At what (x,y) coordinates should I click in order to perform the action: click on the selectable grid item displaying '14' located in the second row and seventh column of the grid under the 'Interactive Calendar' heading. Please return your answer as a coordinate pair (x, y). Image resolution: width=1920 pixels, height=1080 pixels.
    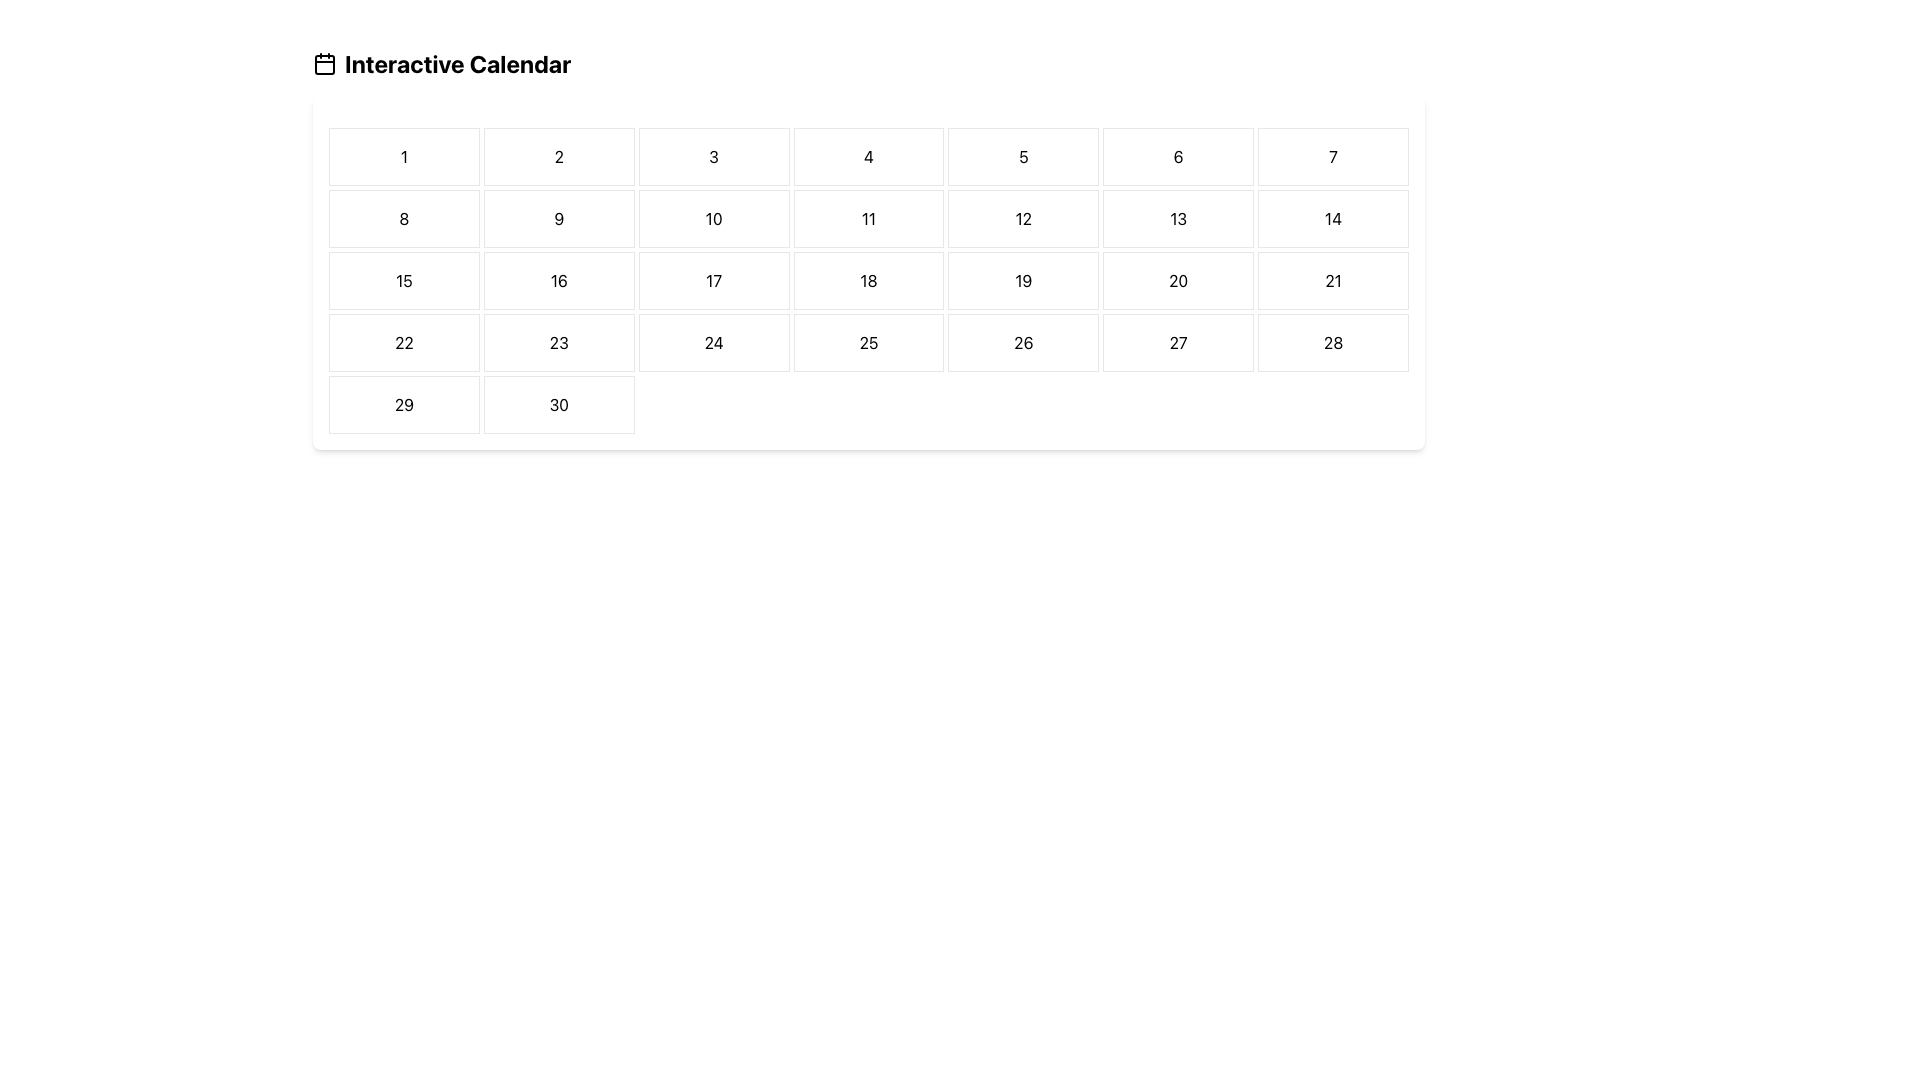
    Looking at the image, I should click on (1333, 219).